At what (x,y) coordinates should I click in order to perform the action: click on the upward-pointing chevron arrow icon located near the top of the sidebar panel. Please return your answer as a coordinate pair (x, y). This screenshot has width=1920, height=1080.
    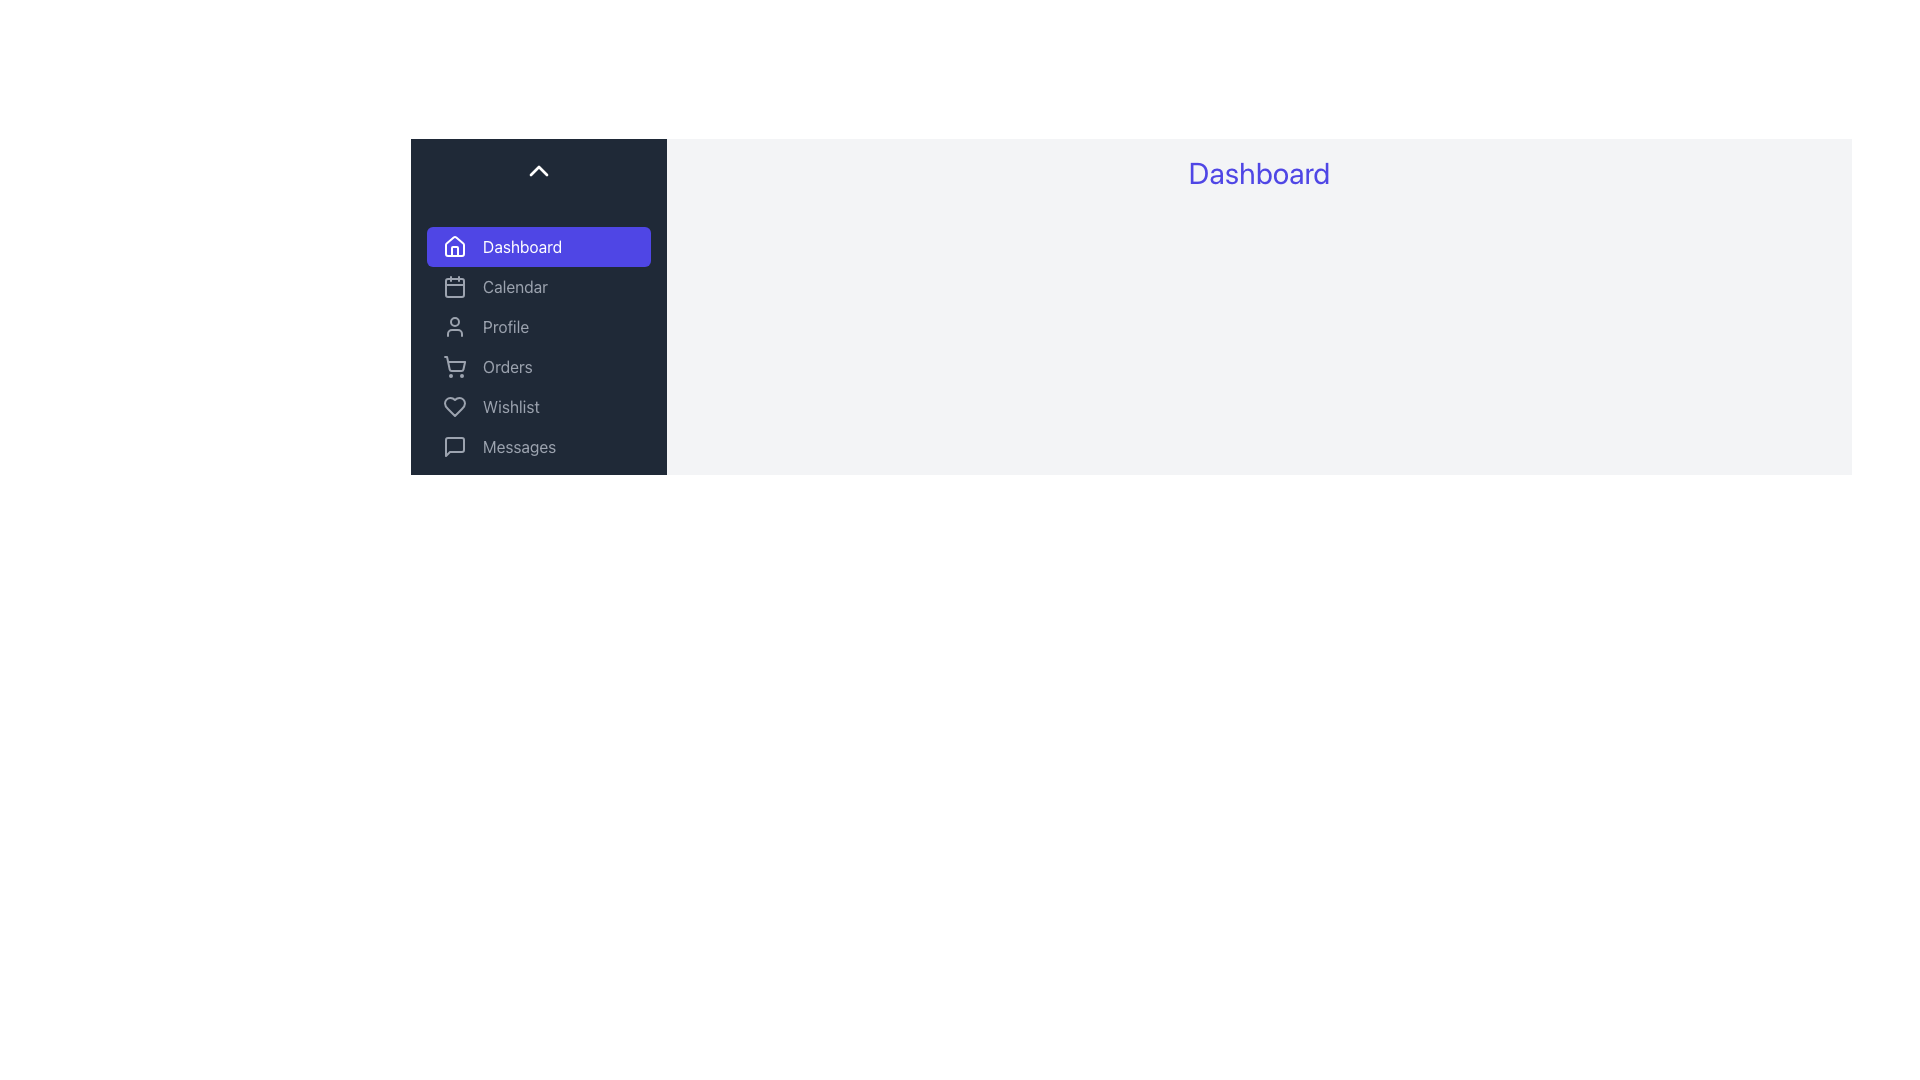
    Looking at the image, I should click on (538, 169).